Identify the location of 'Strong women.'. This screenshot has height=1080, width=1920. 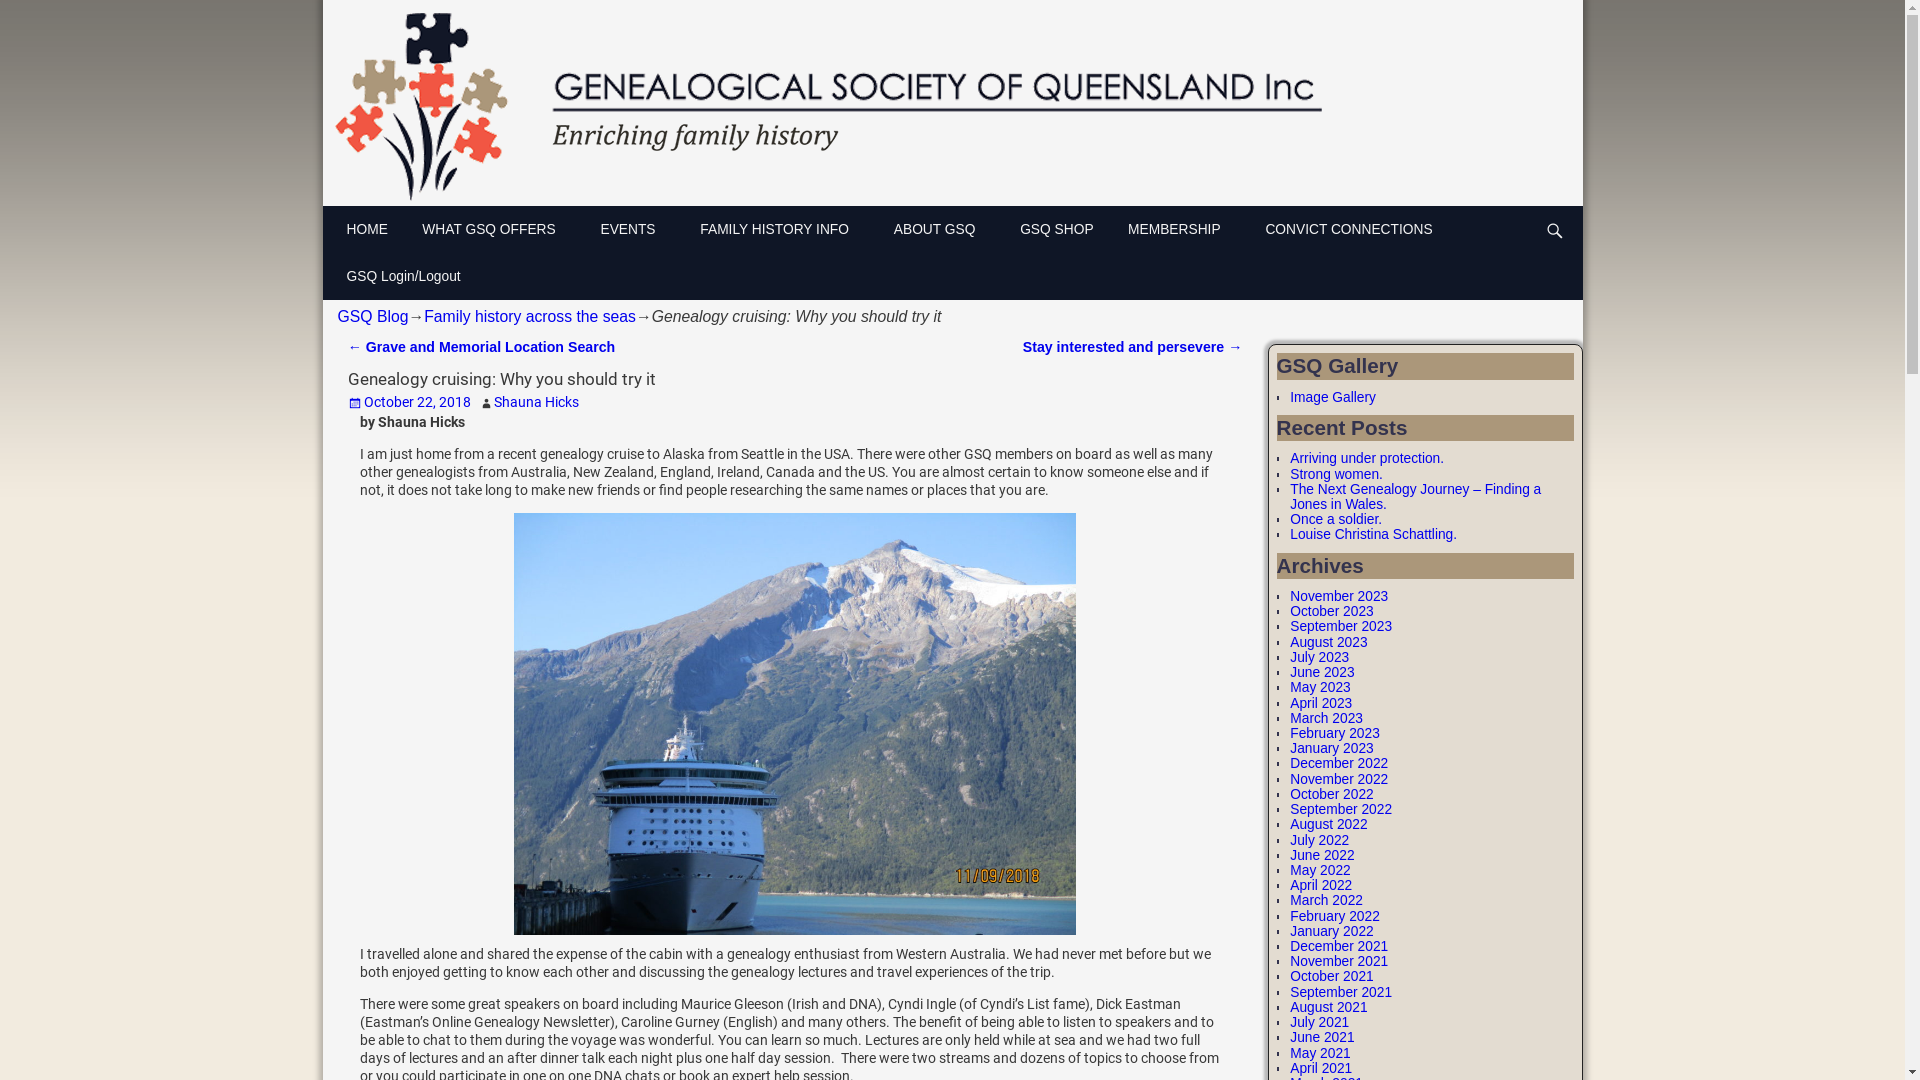
(1336, 474).